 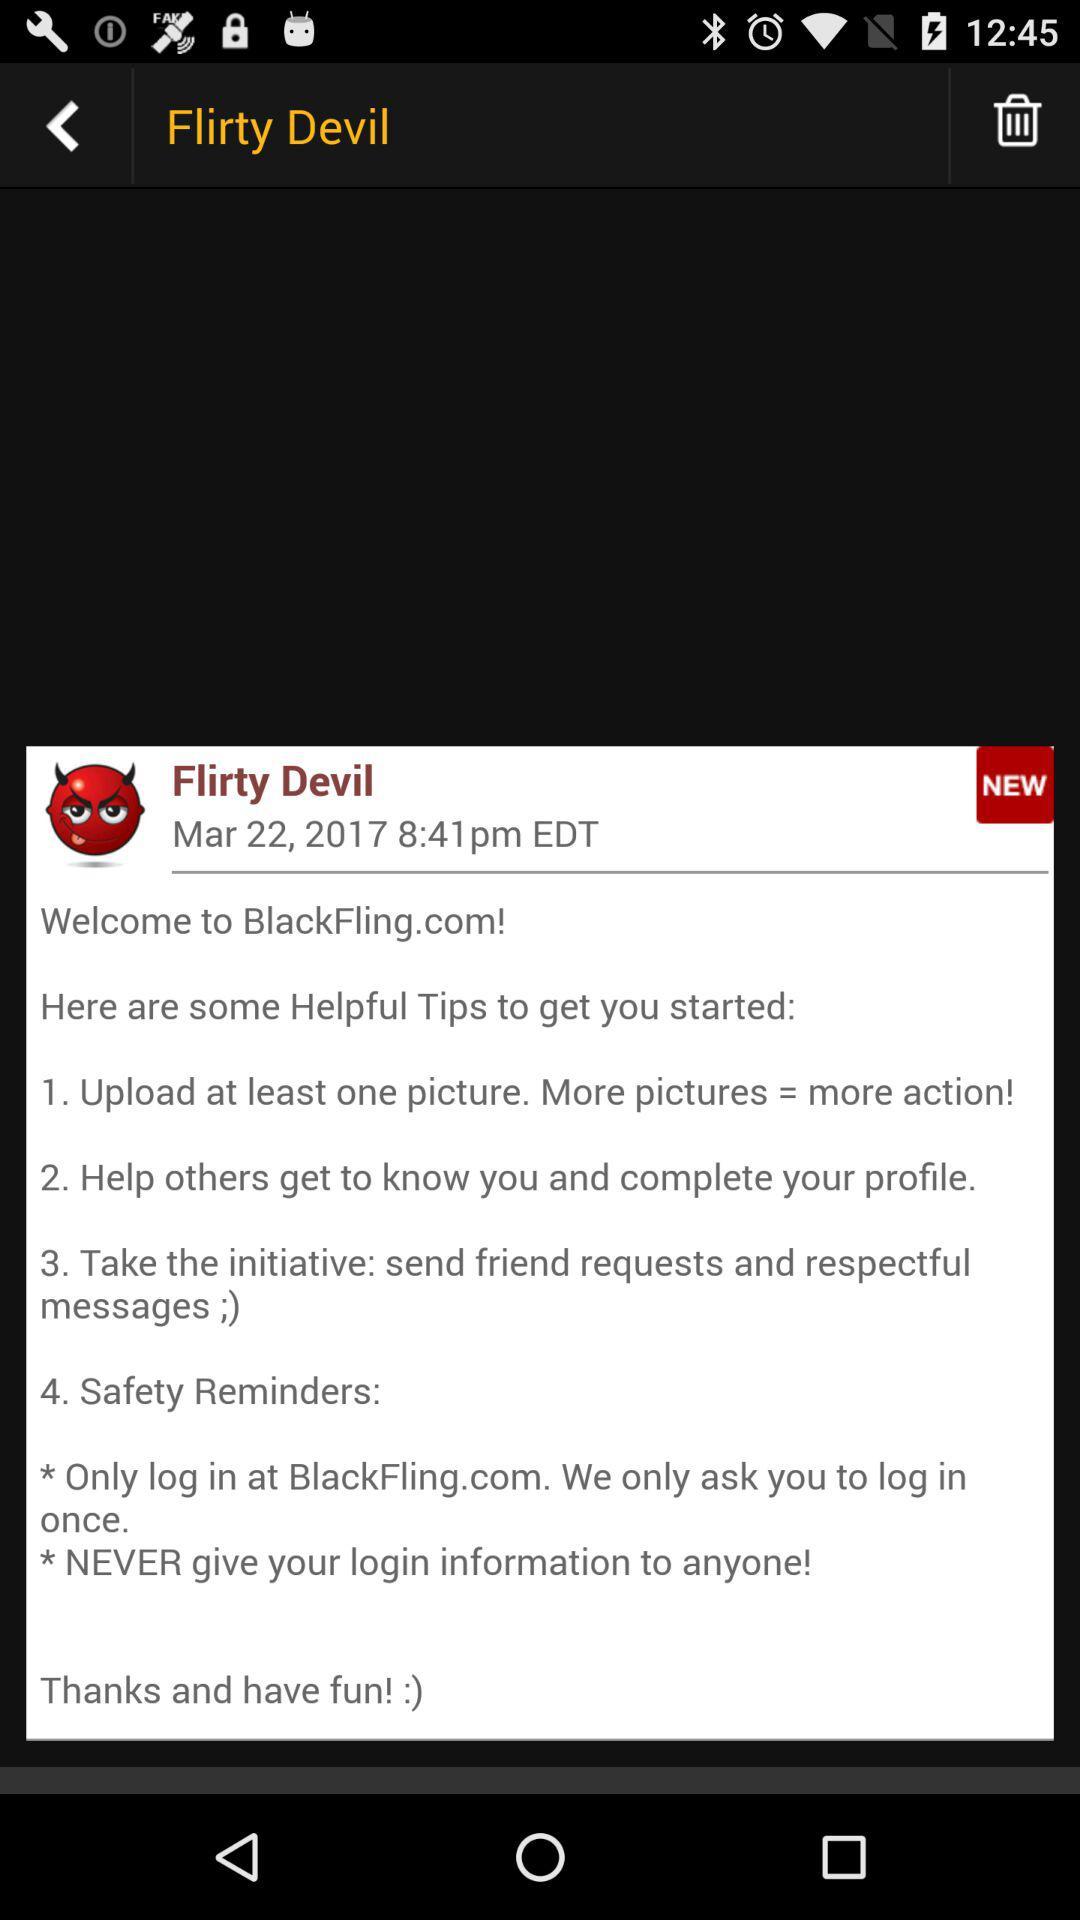 I want to click on welcome to blackfling at the bottom, so click(x=540, y=1304).